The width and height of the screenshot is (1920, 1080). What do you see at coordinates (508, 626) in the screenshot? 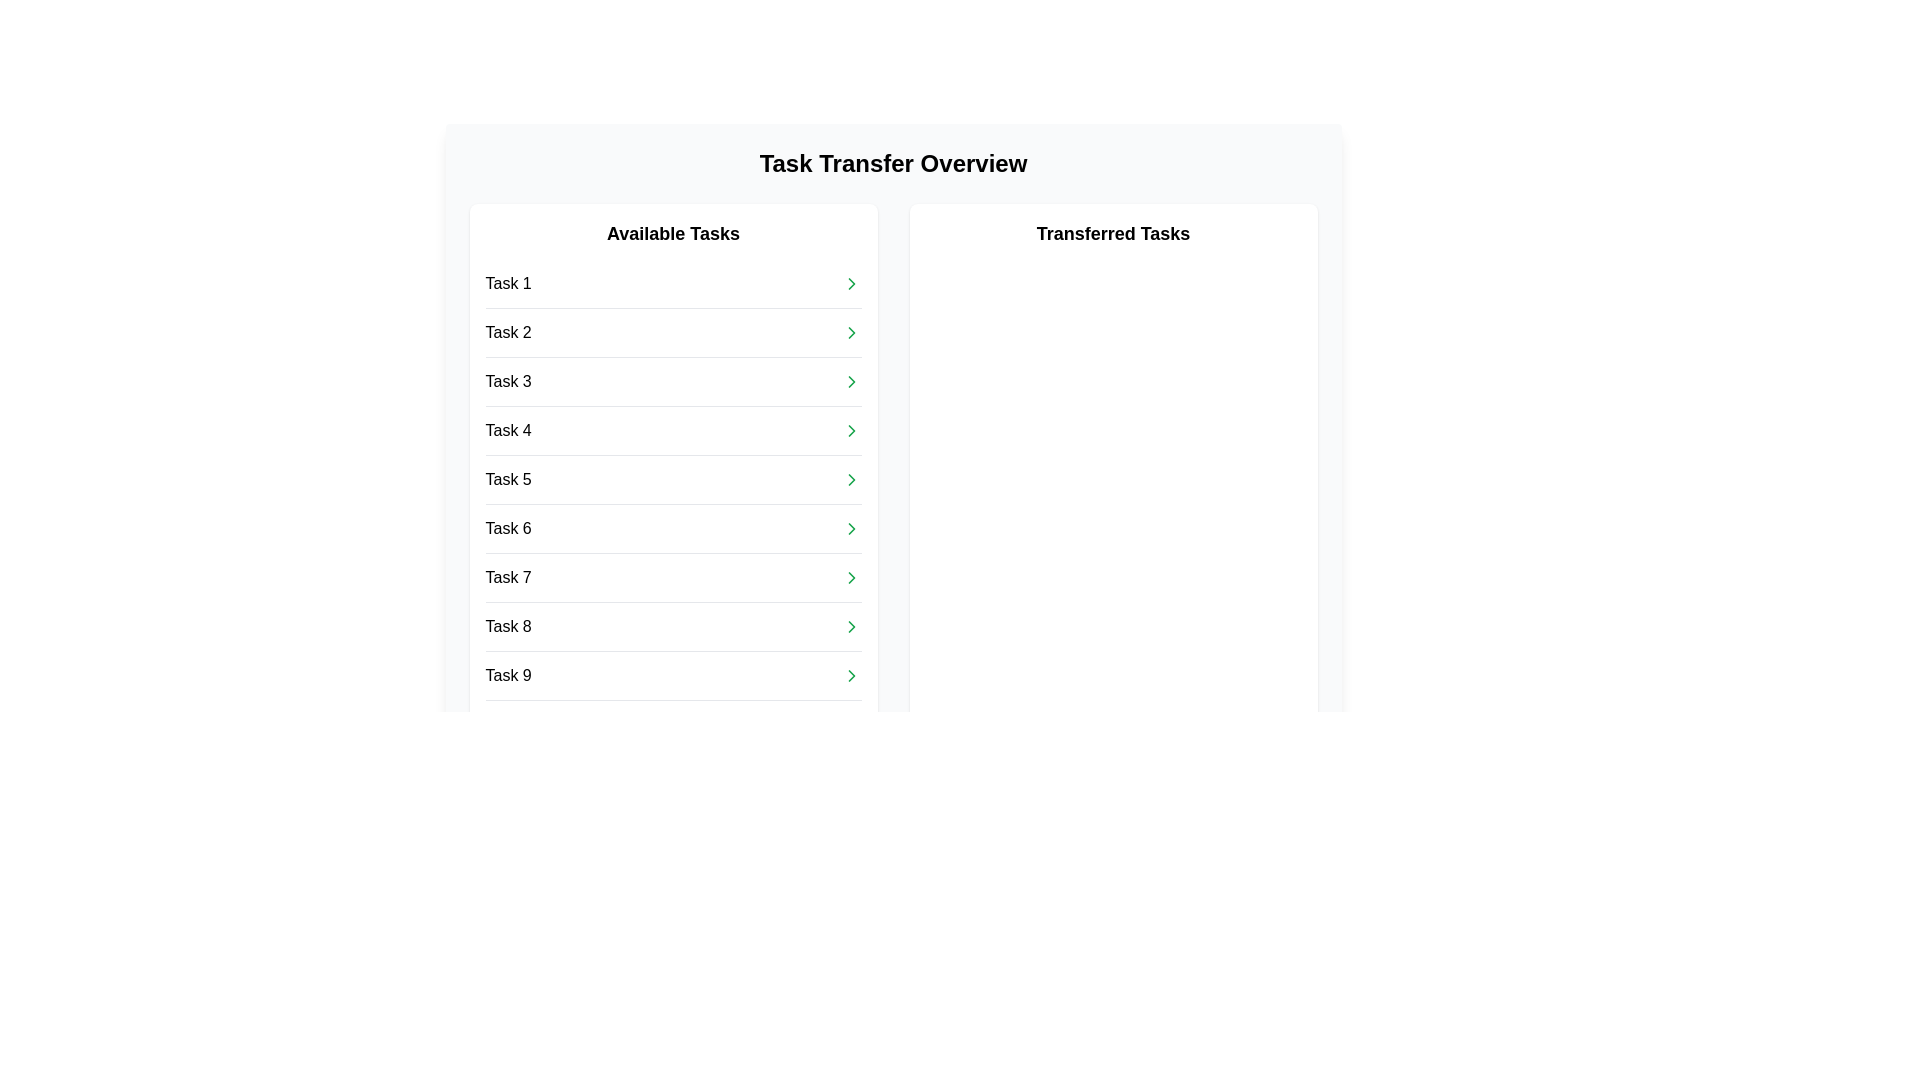
I see `the Text Label indicating the task in the 'Available Tasks' column, specifically the eighth position, situated between 'Task 7' and 'Task 9'` at bounding box center [508, 626].